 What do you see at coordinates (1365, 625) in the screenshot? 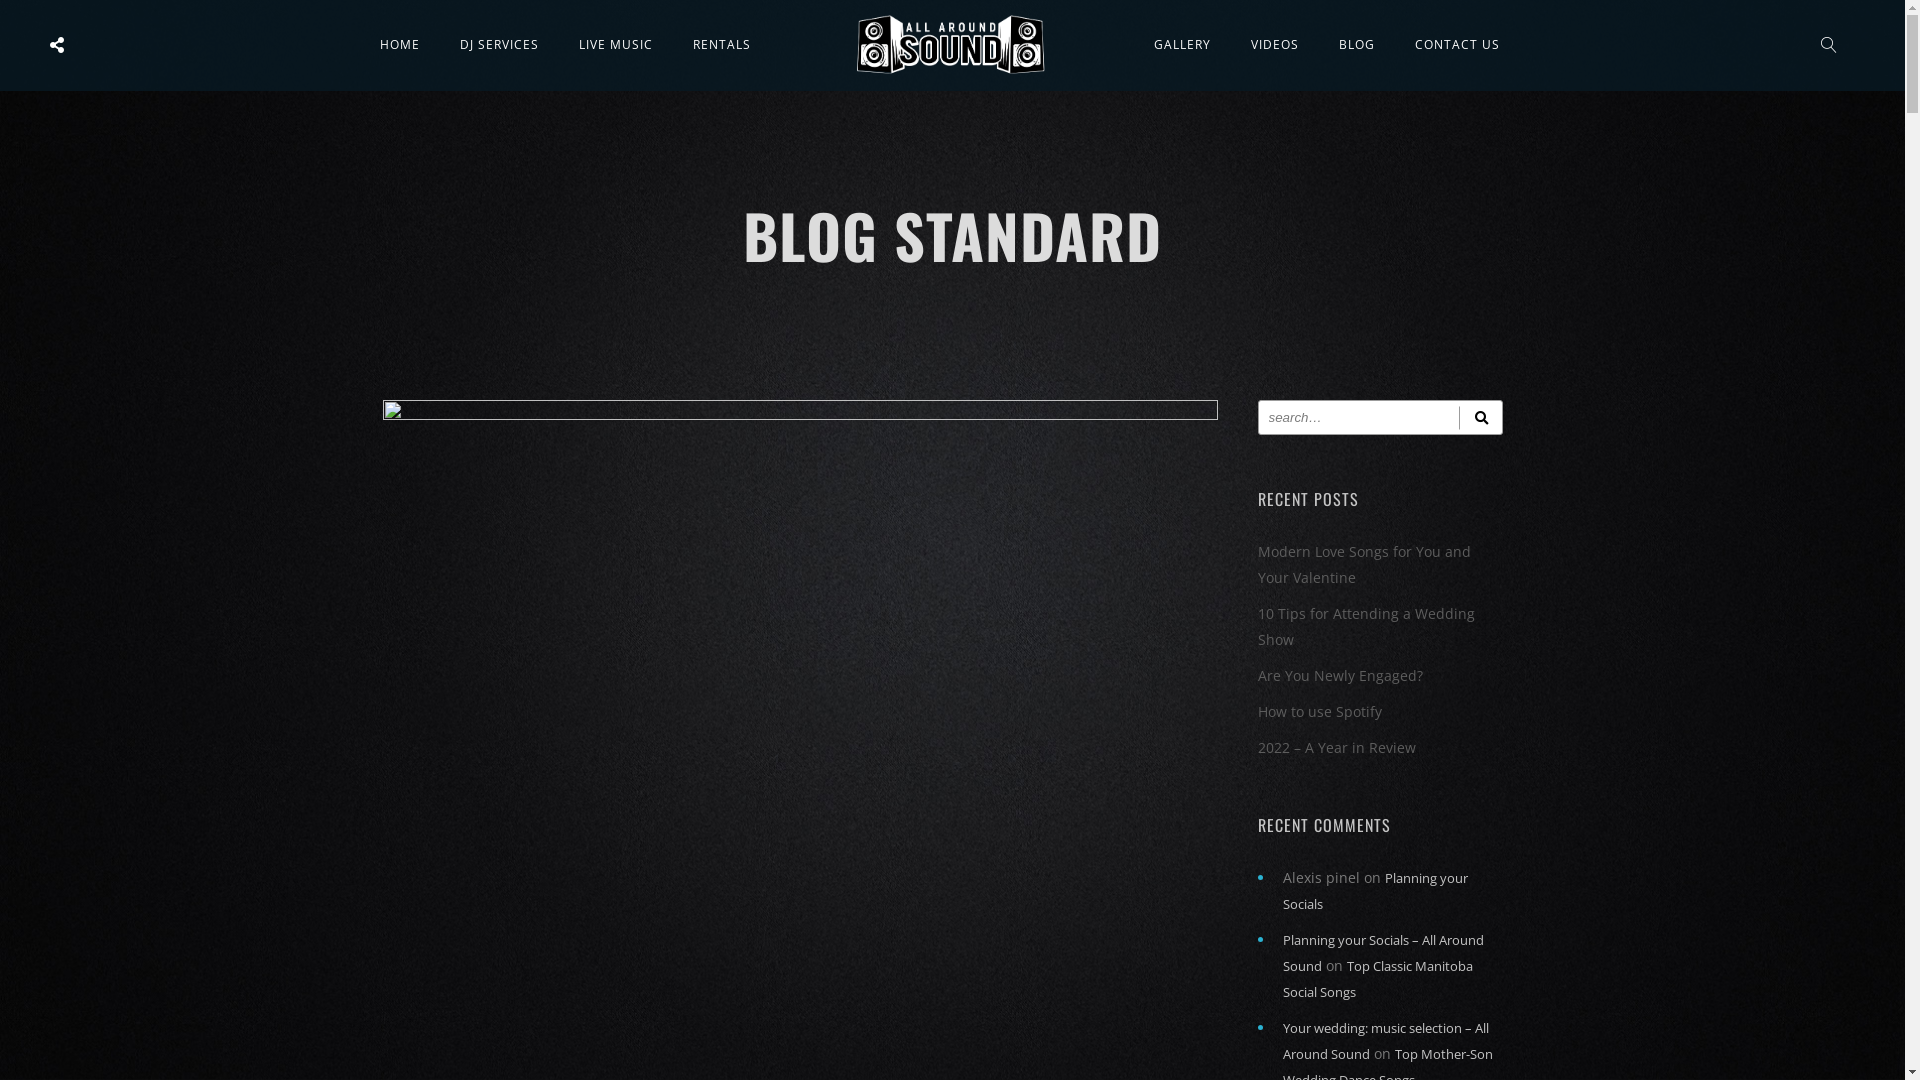
I see `'10 Tips for Attending a Wedding Show'` at bounding box center [1365, 625].